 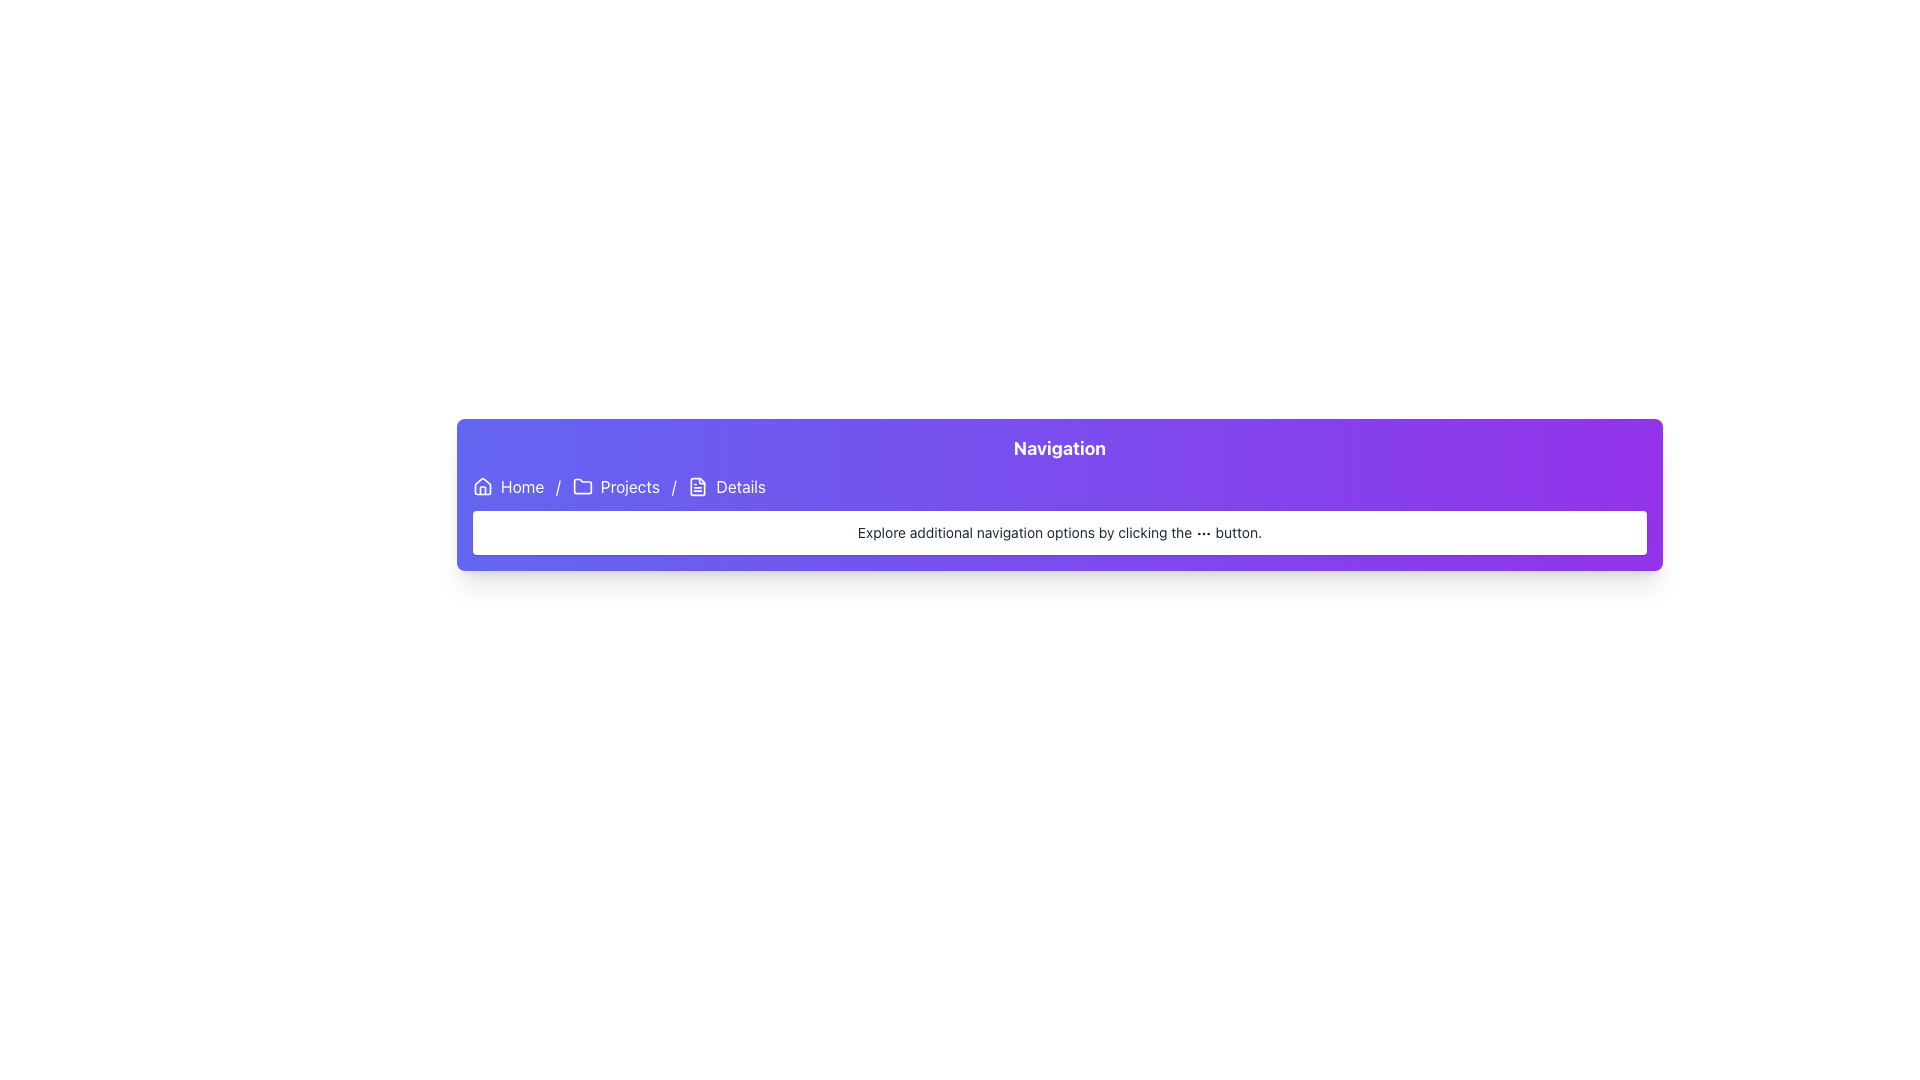 What do you see at coordinates (508, 486) in the screenshot?
I see `the Breadcrumb link at the start of the navigation sequence, labeled 'Home'` at bounding box center [508, 486].